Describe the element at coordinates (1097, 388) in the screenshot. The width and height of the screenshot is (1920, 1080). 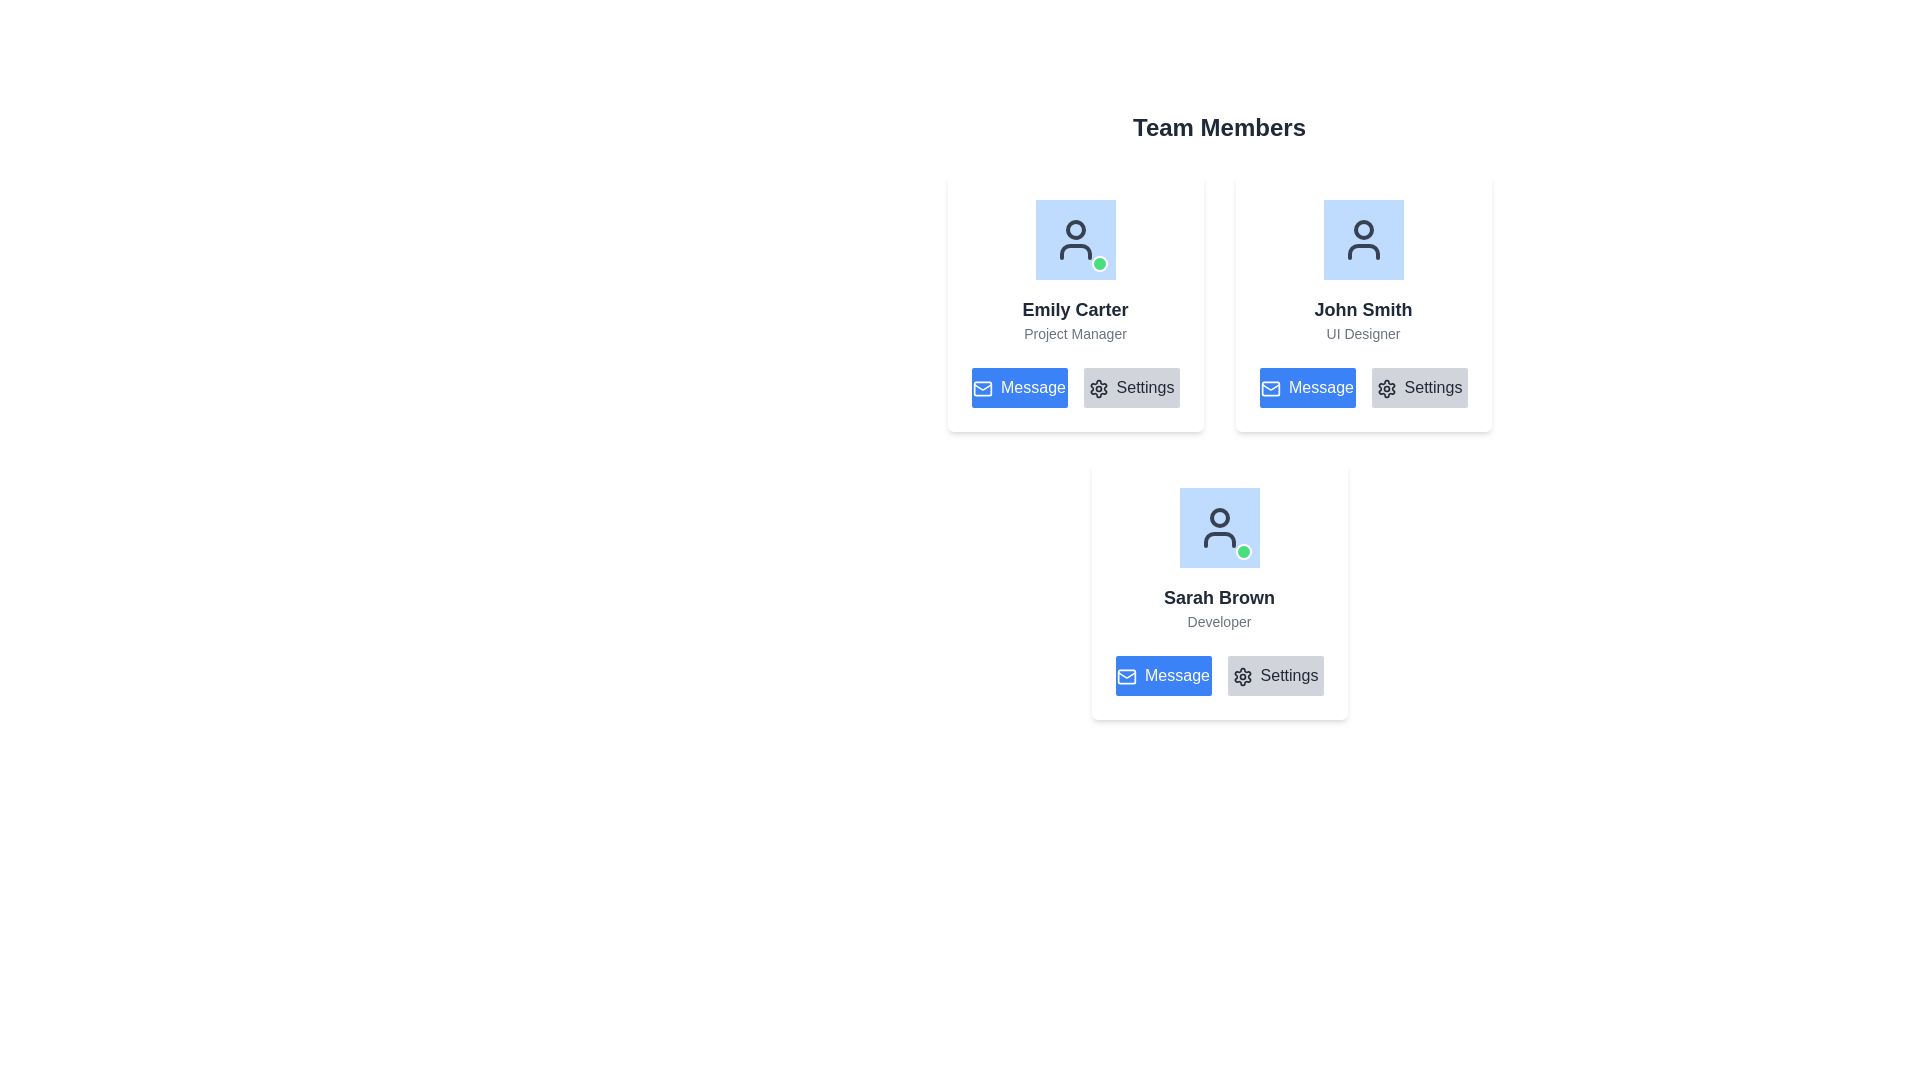
I see `the gear icon in the 'Settings' button located below the 'John Smith' card` at that location.